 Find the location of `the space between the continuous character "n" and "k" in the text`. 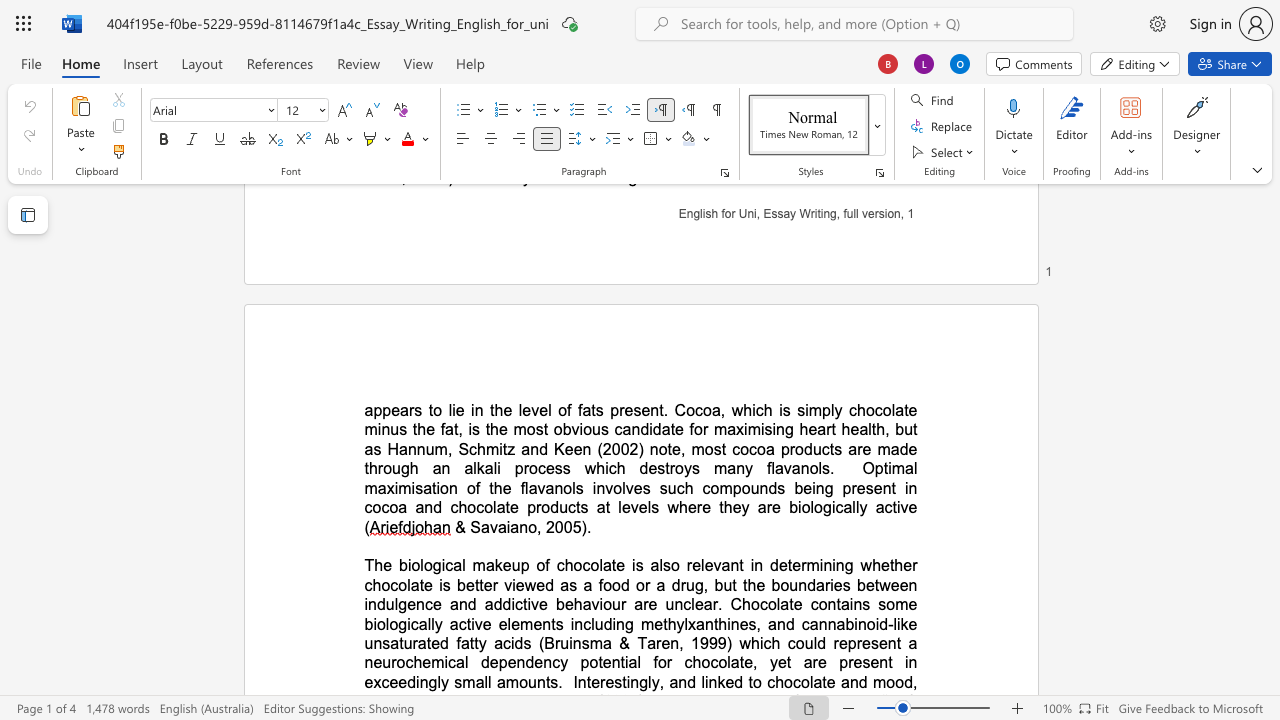

the space between the continuous character "n" and "k" in the text is located at coordinates (717, 681).